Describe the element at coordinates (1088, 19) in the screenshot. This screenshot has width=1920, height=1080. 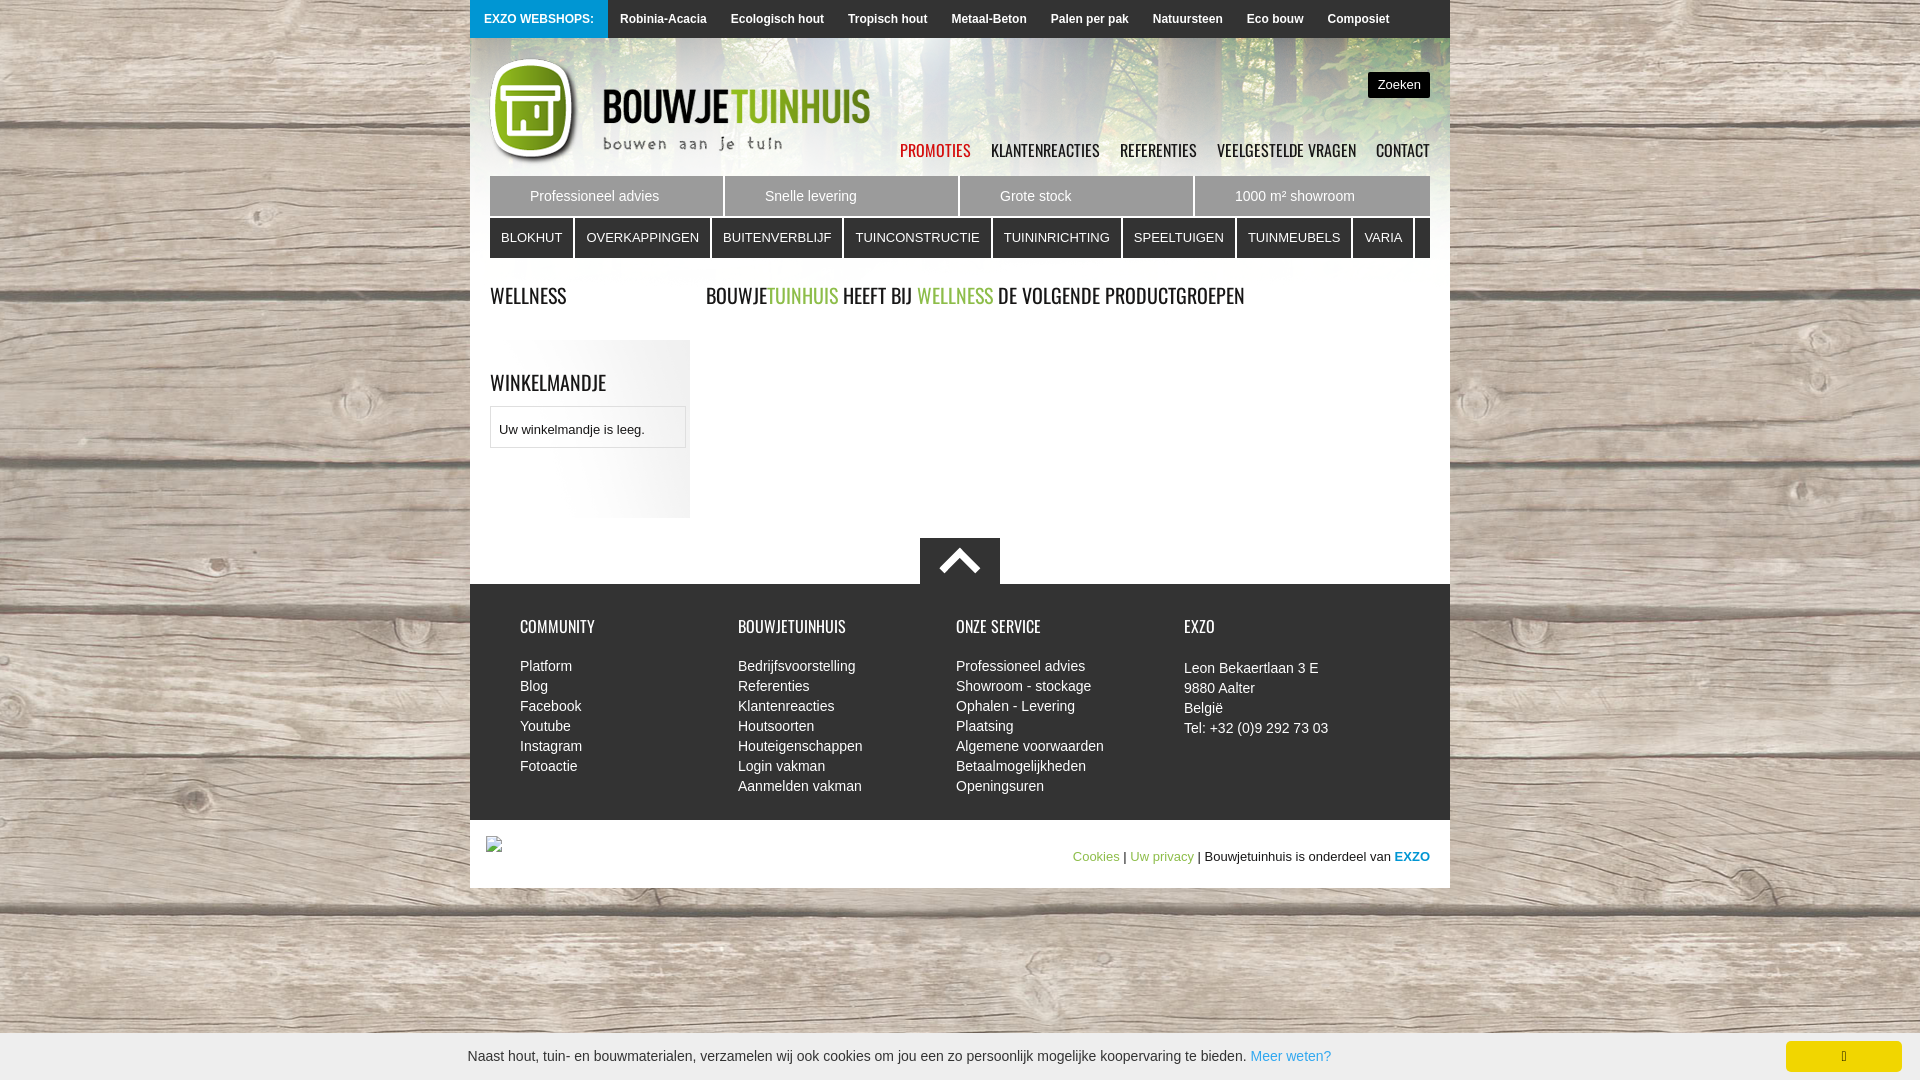
I see `'Palen per pak'` at that location.